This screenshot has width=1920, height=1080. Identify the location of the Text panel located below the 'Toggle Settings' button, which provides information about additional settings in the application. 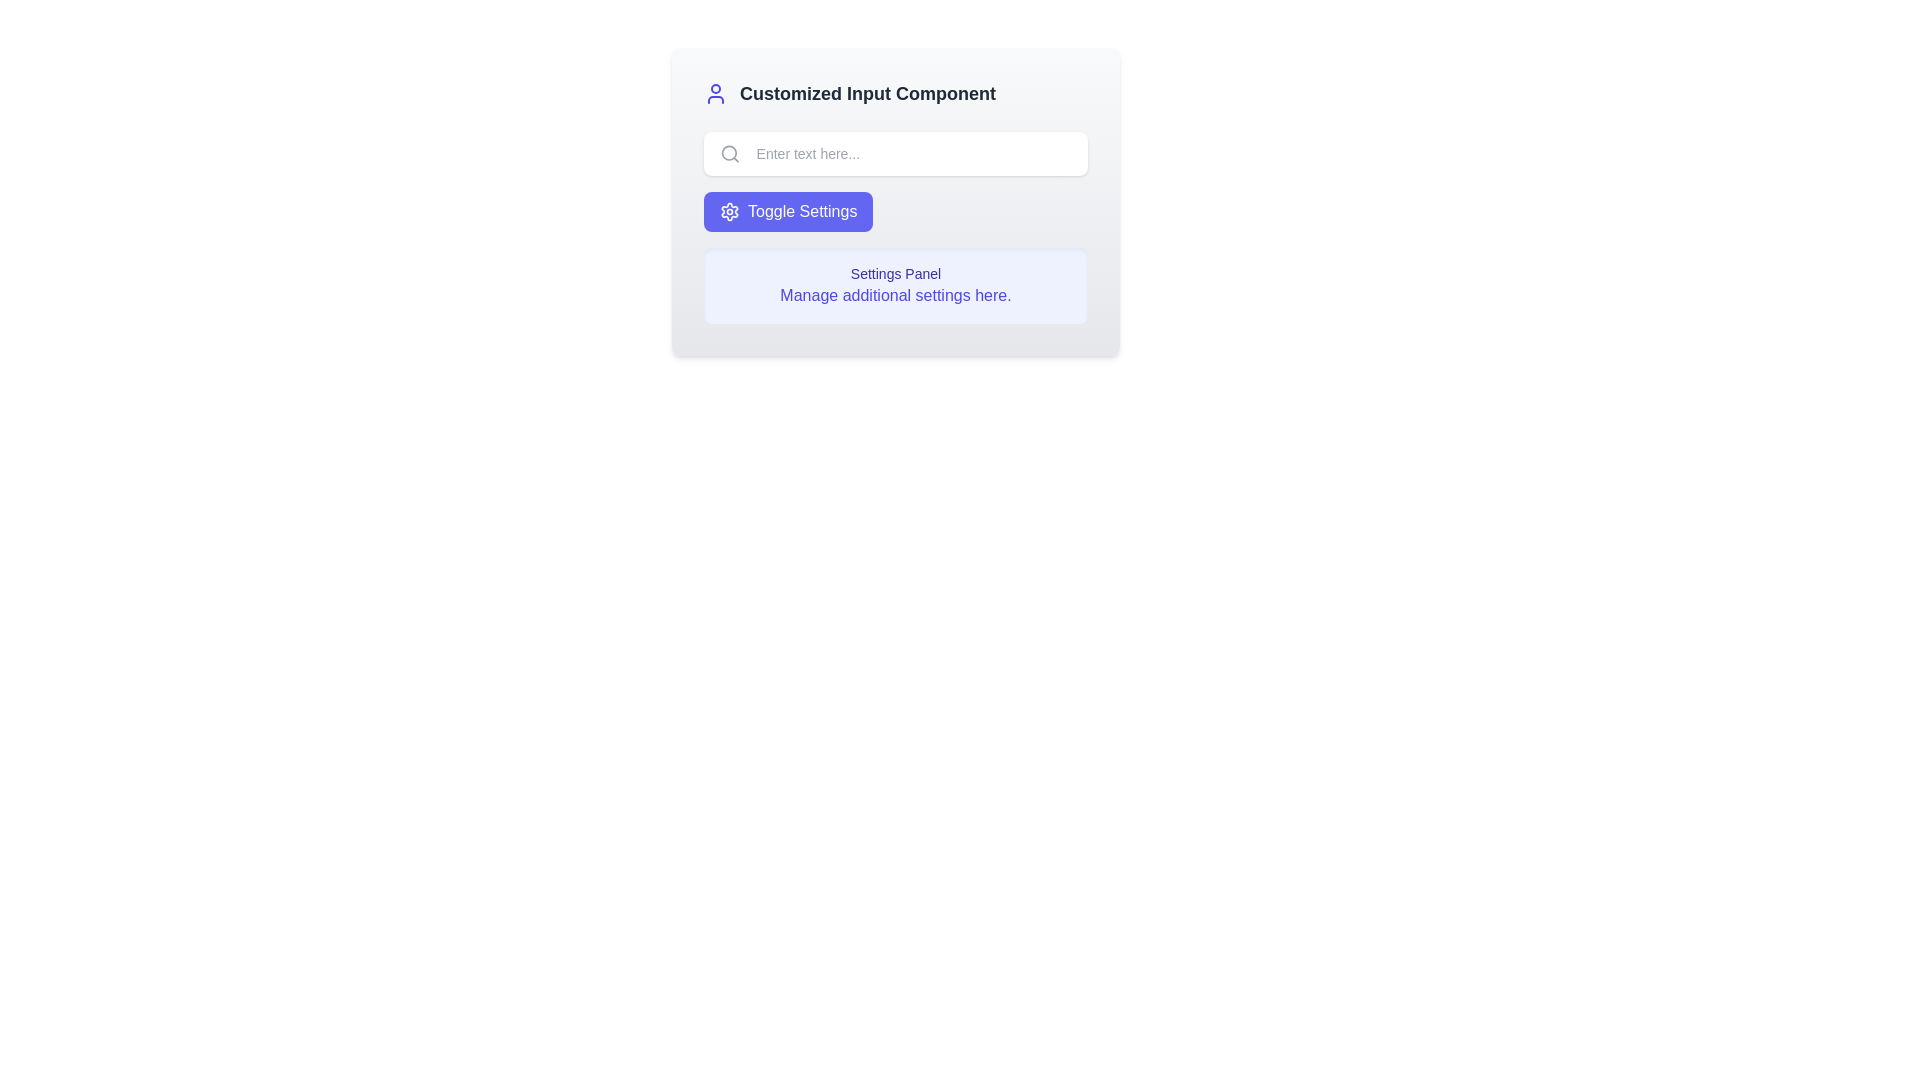
(895, 285).